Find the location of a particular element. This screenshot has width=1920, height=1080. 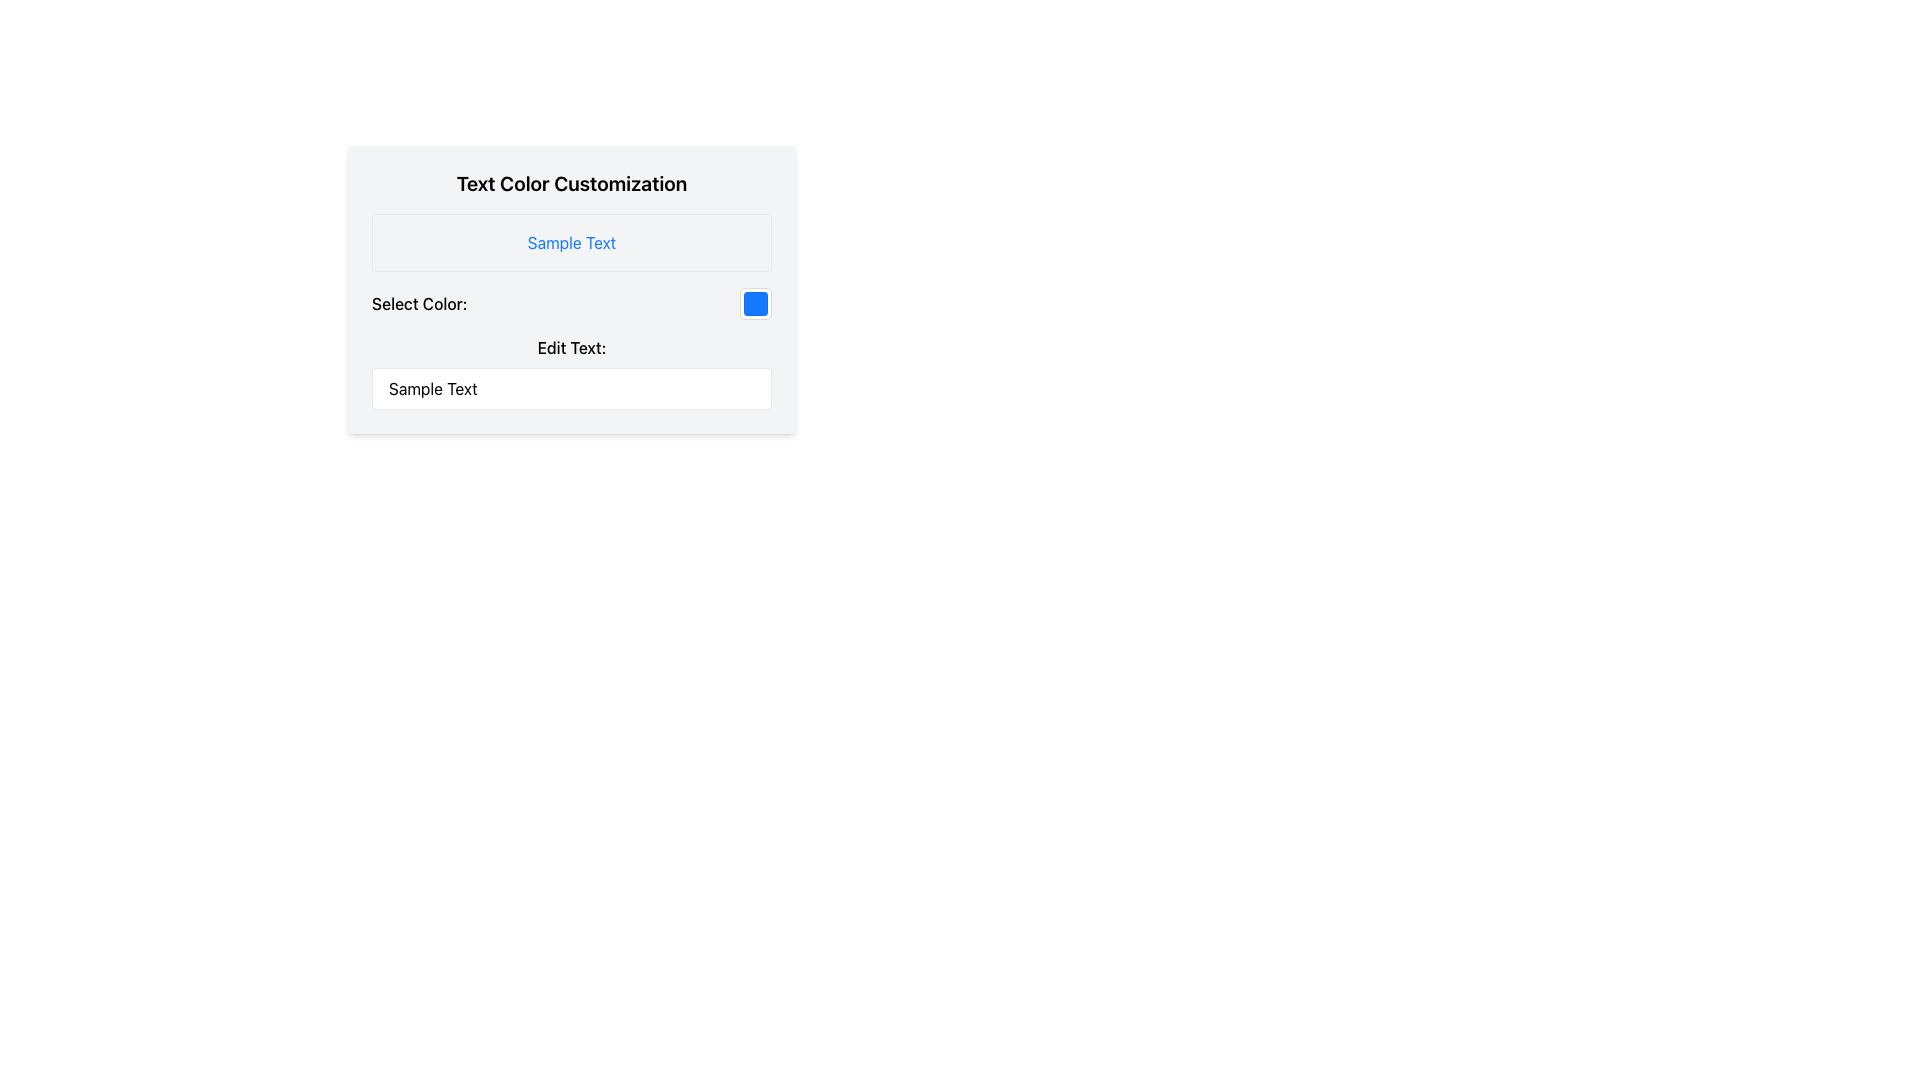

the text input field located below the label 'Edit Text:' which allows users is located at coordinates (570, 389).